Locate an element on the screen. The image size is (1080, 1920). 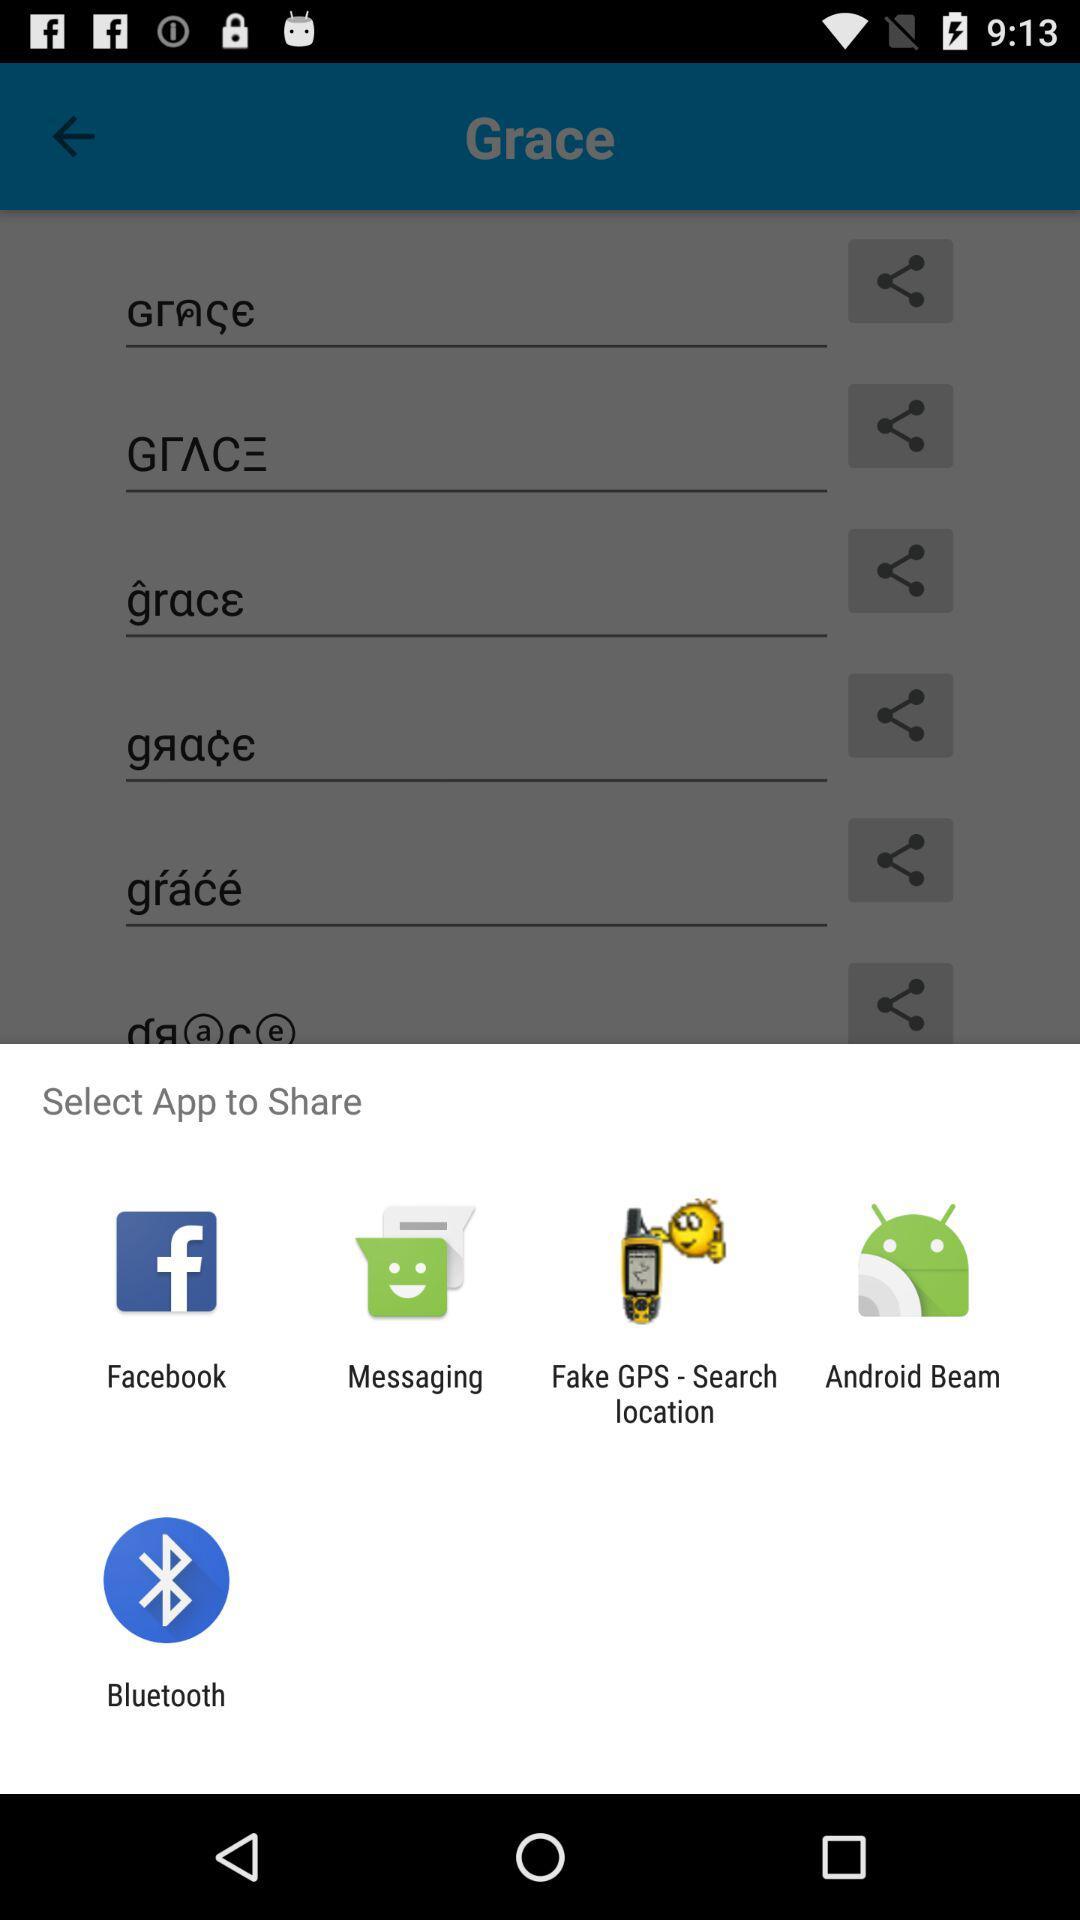
facebook item is located at coordinates (165, 1392).